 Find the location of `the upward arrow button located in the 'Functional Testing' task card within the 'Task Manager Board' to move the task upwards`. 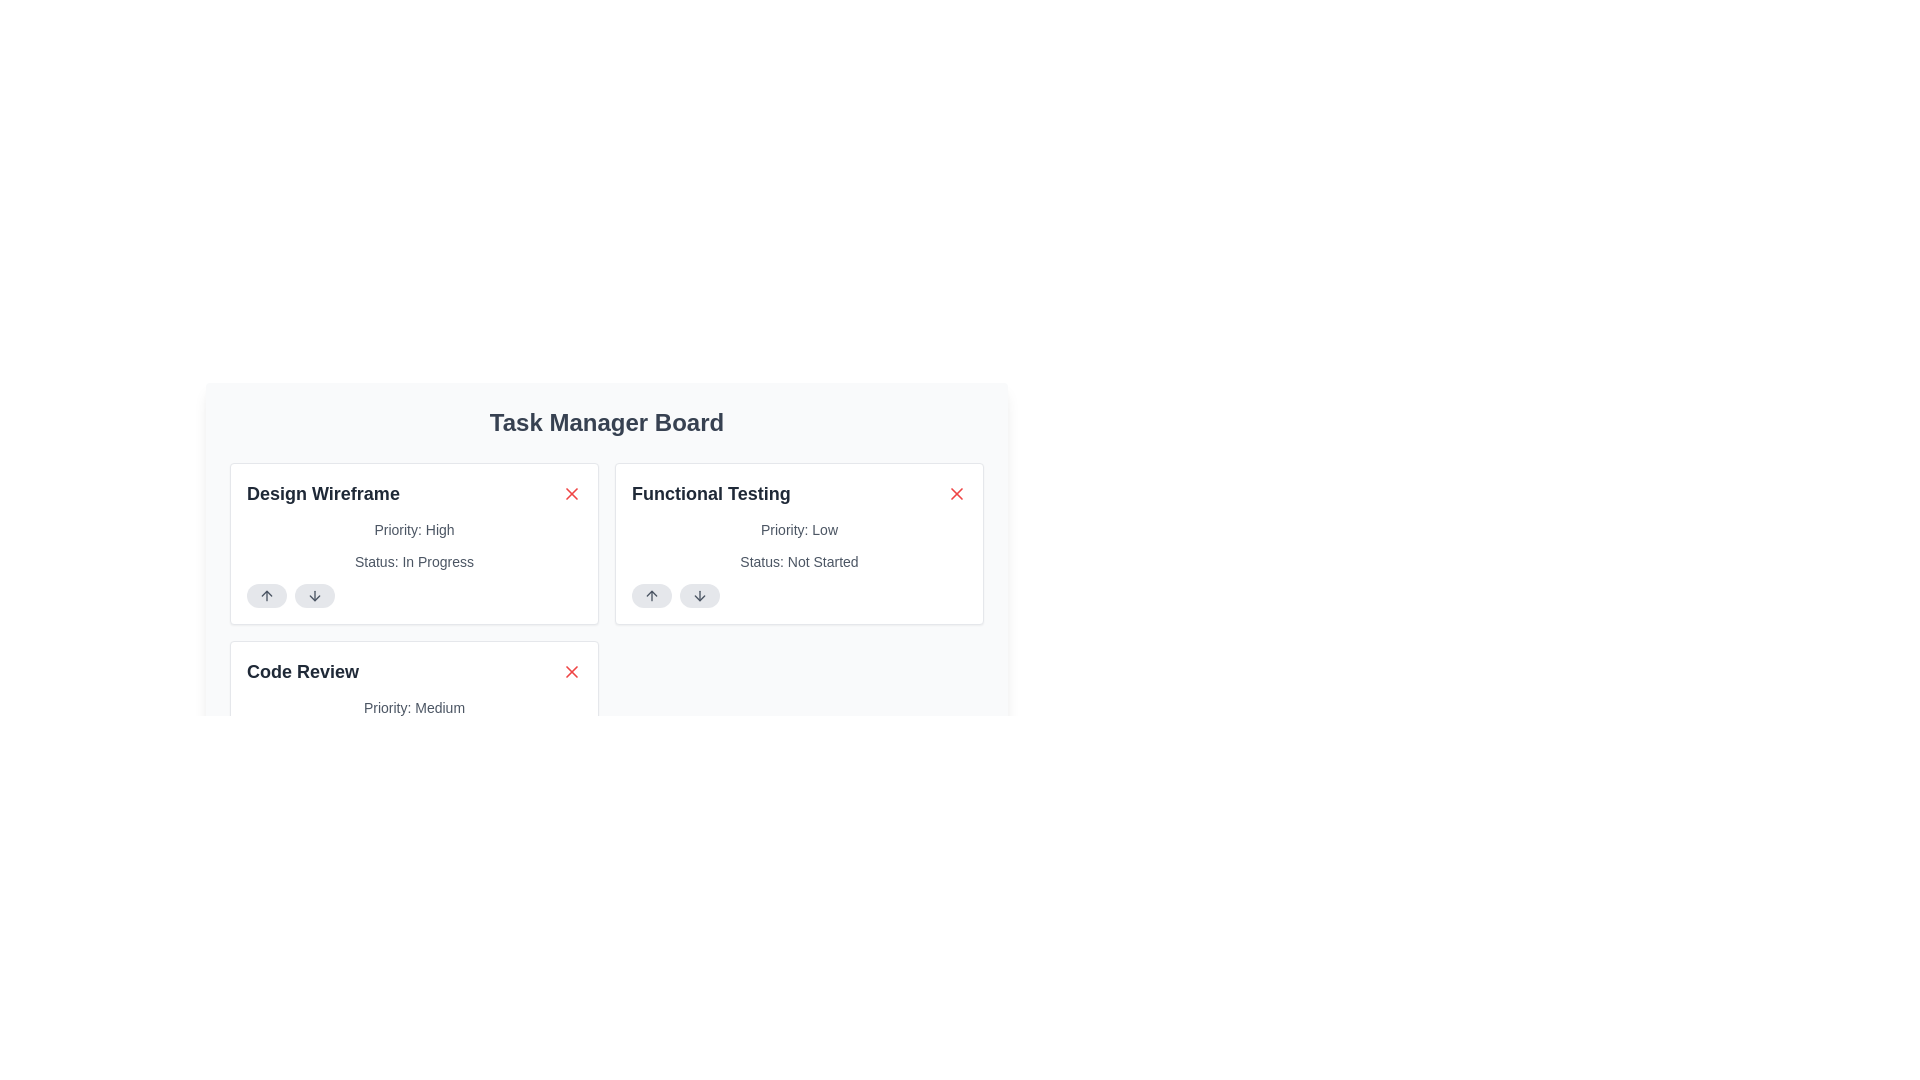

the upward arrow button located in the 'Functional Testing' task card within the 'Task Manager Board' to move the task upwards is located at coordinates (652, 595).